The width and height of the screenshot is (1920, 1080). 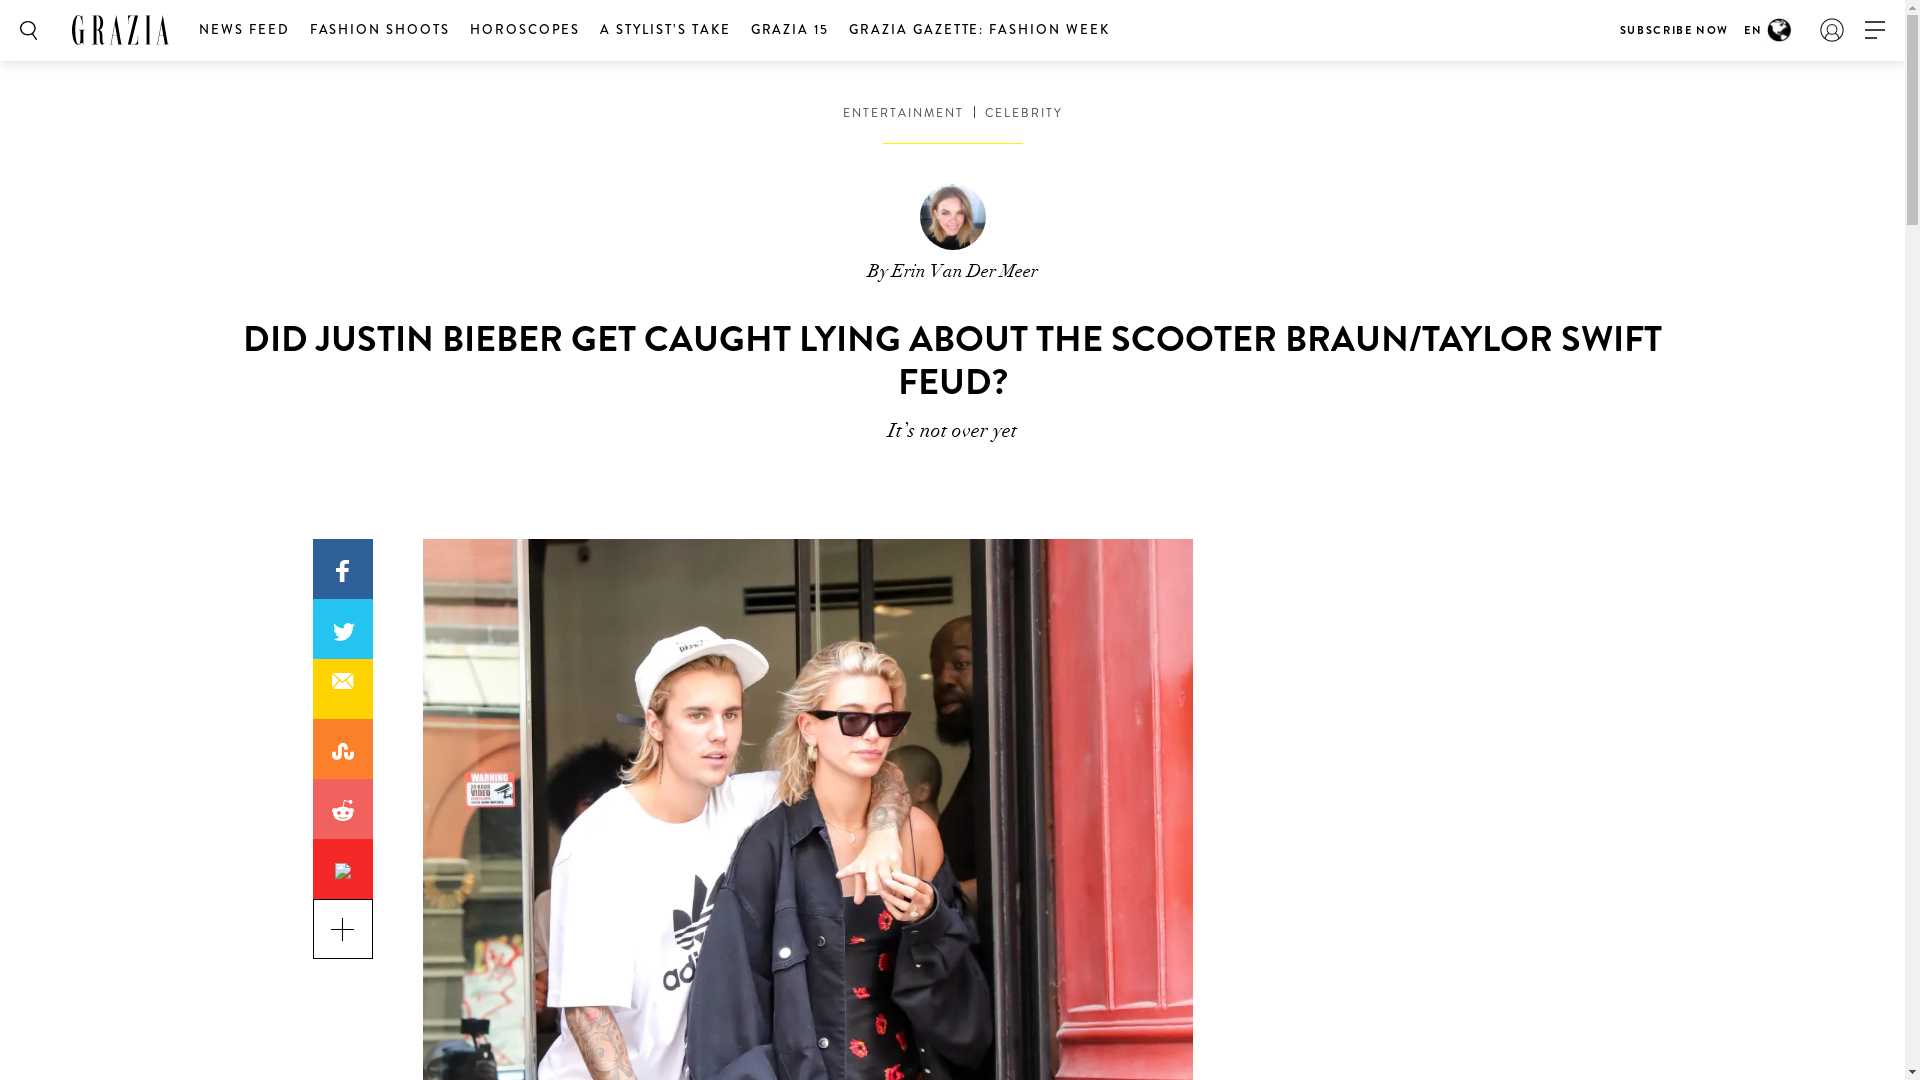 I want to click on 'GRAZIA 15', so click(x=789, y=30).